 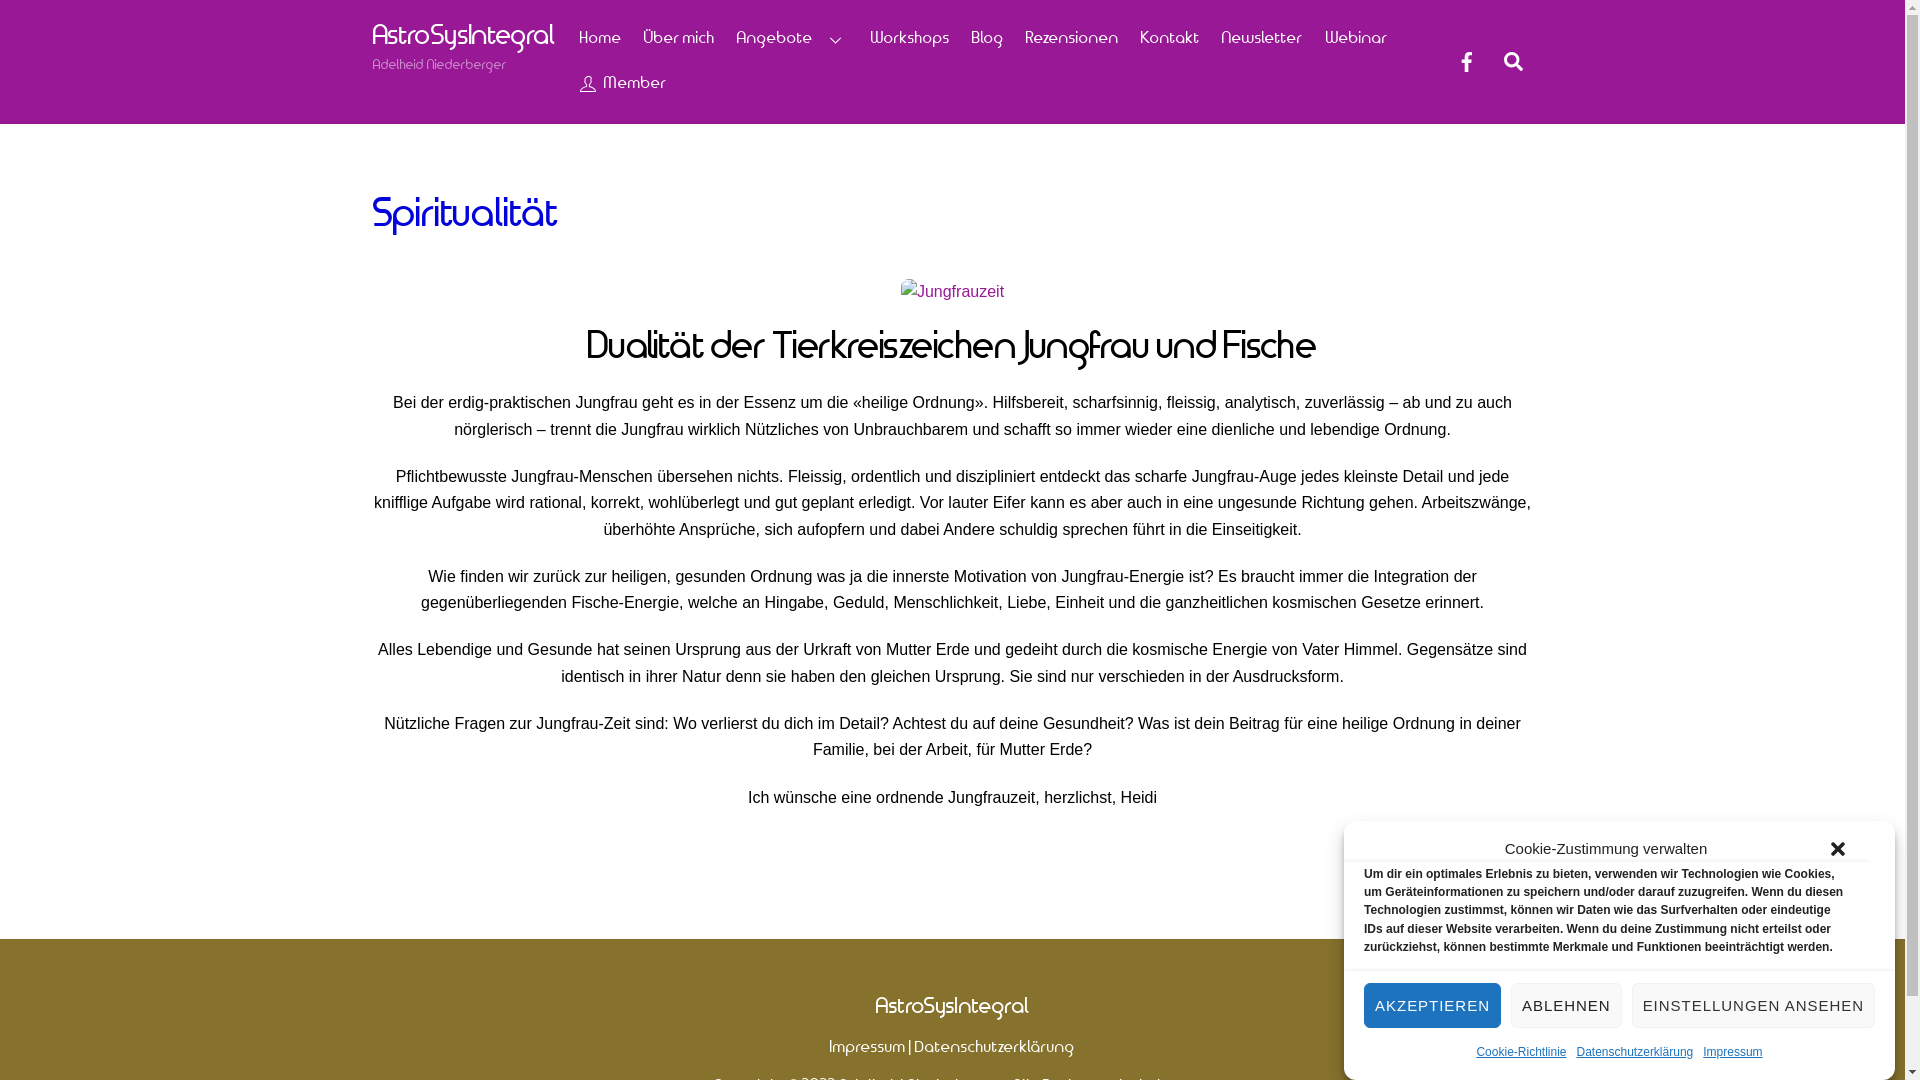 What do you see at coordinates (622, 83) in the screenshot?
I see `'Member'` at bounding box center [622, 83].